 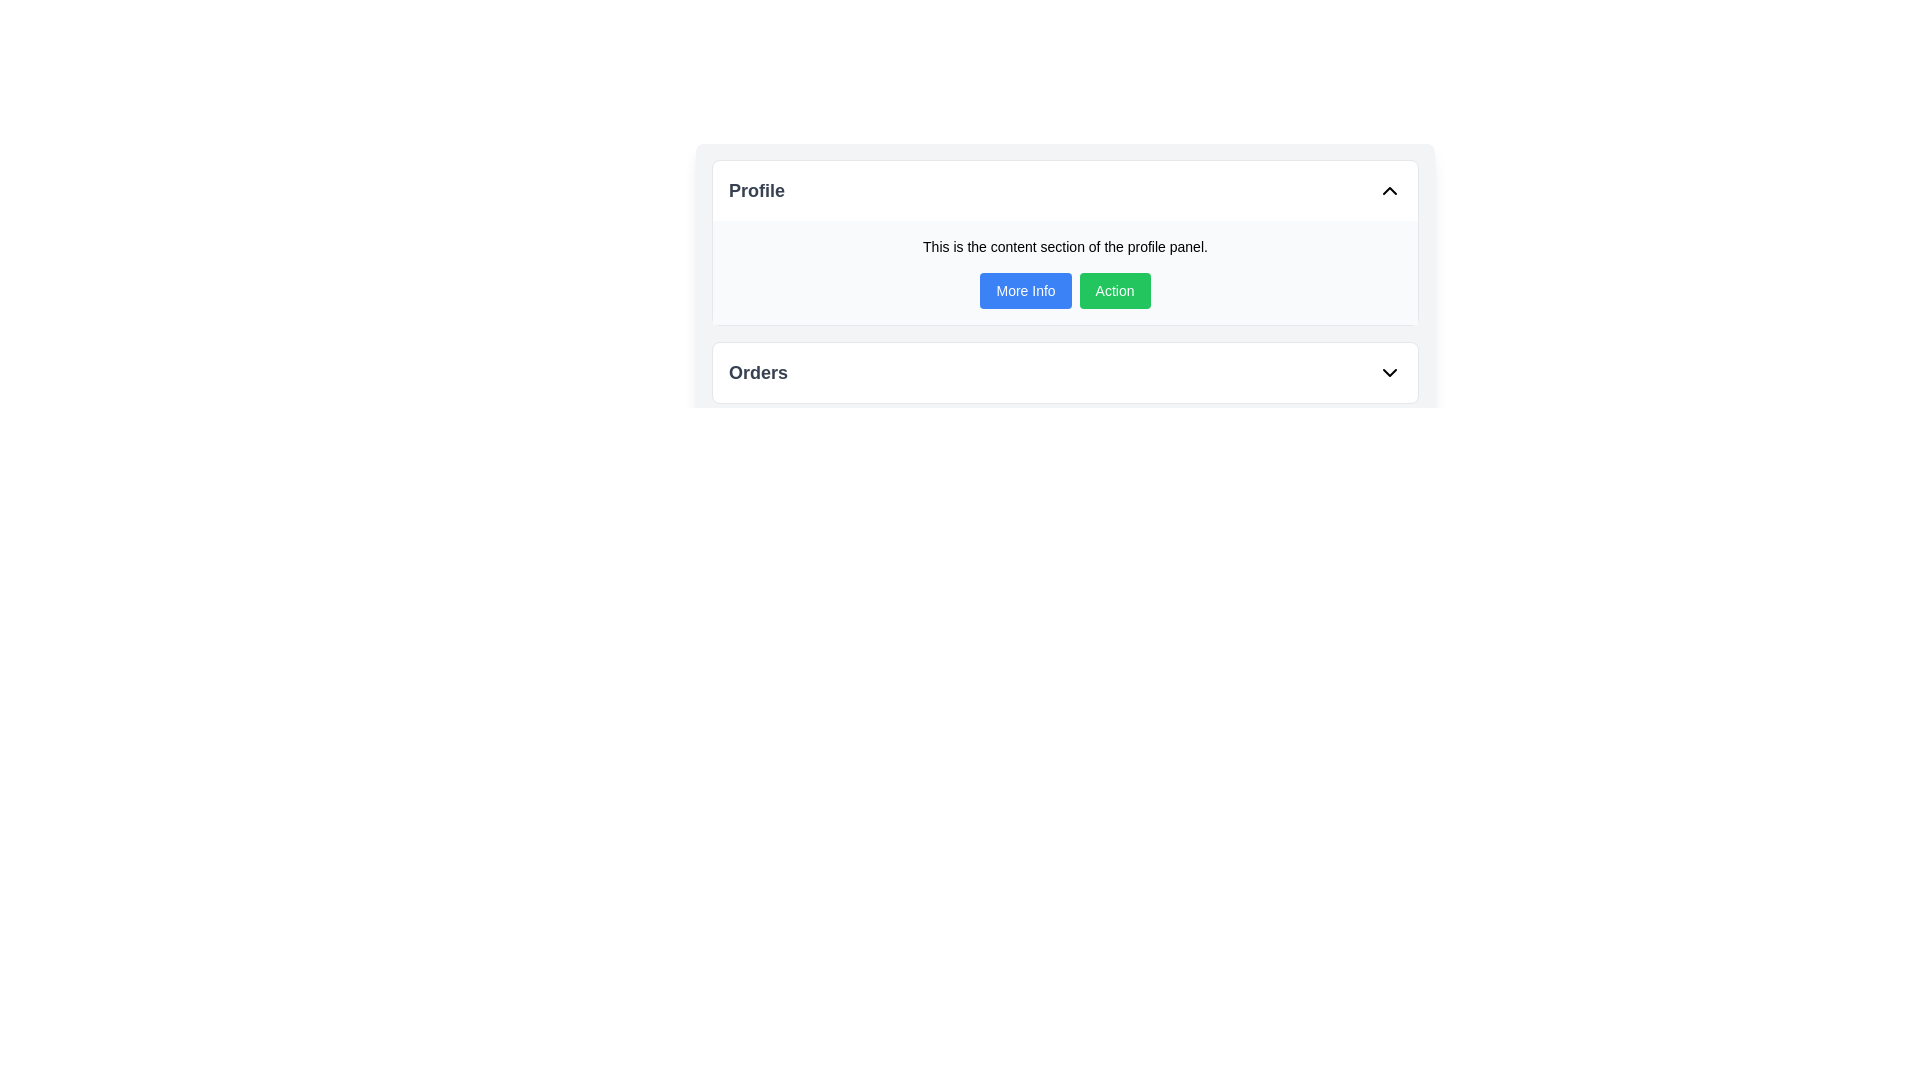 I want to click on the 'More Info' button located in the Profile section to observe the hover effect, so click(x=1026, y=290).